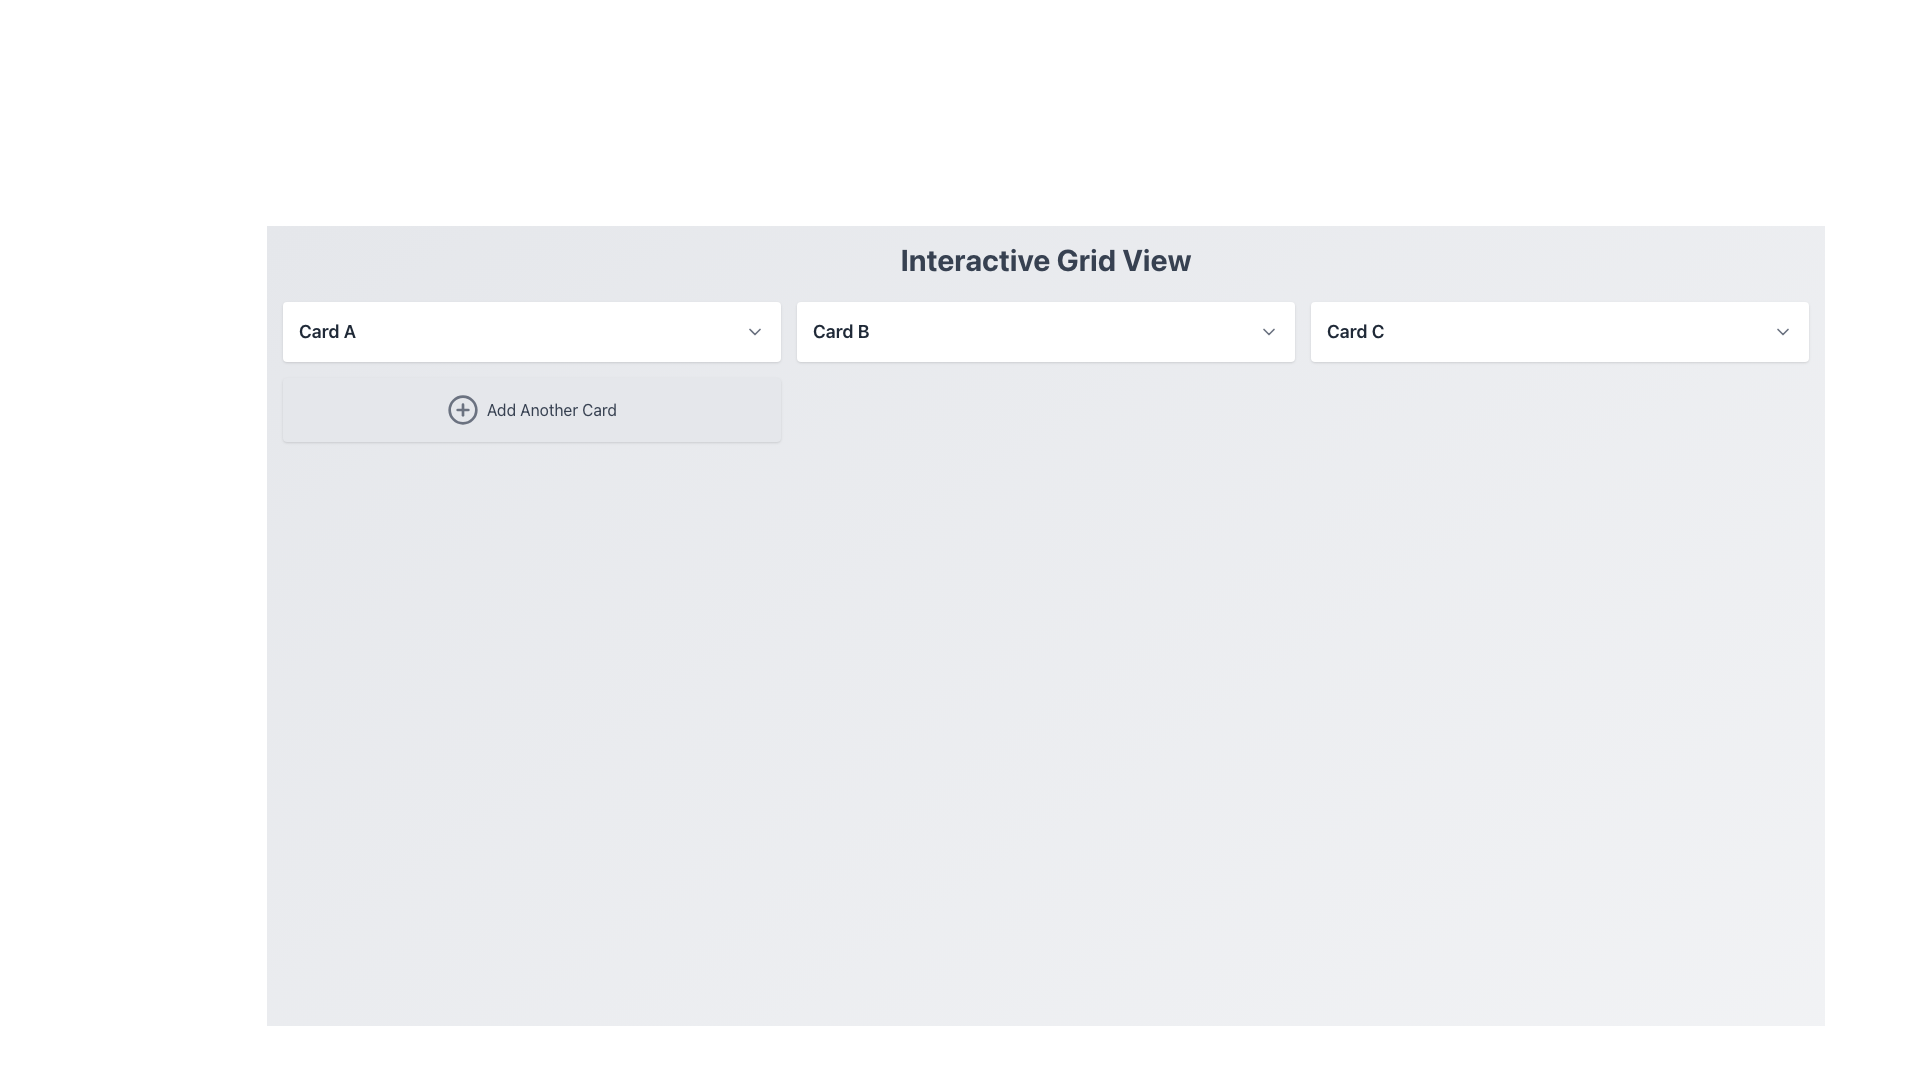  I want to click on the bold, centered heading displaying 'Interactive Grid View' which is positioned at the top of the interface, so click(1045, 258).